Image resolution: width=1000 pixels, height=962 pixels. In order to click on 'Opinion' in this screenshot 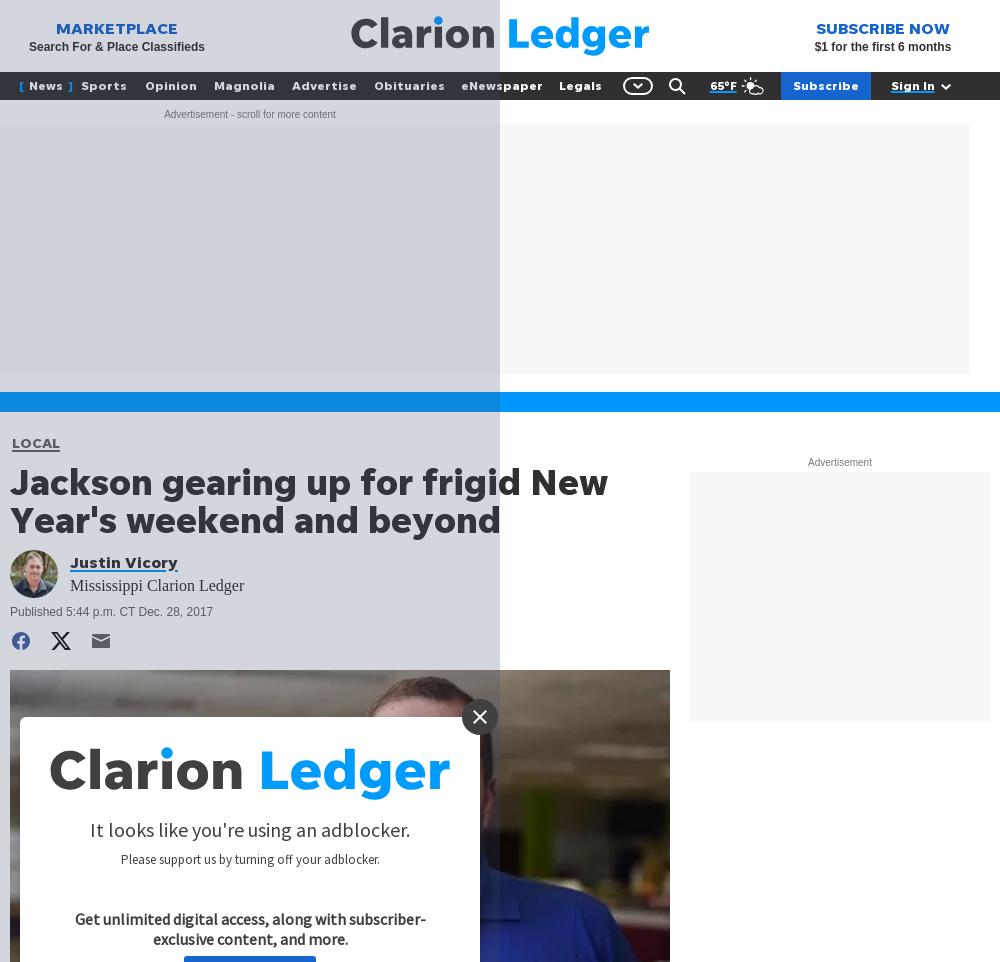, I will do `click(170, 85)`.